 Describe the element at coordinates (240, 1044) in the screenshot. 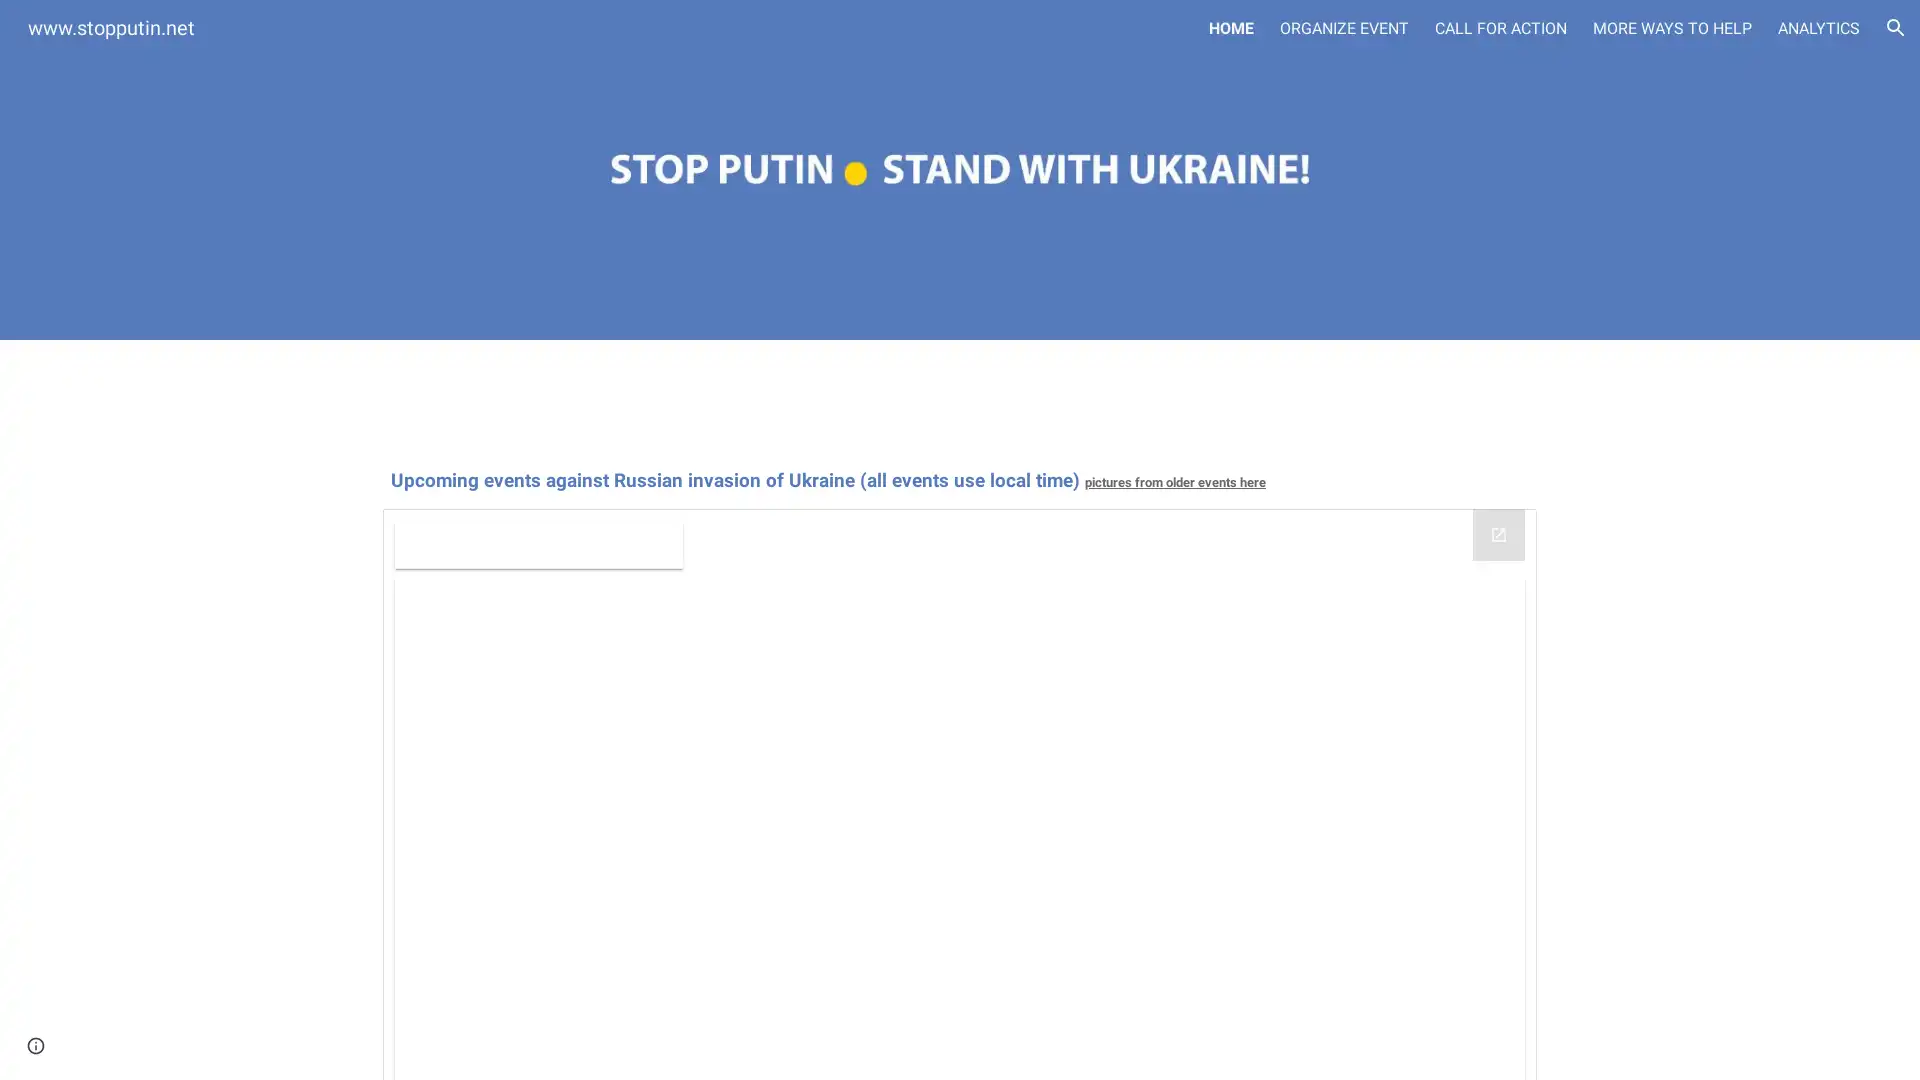

I see `Report abuse` at that location.